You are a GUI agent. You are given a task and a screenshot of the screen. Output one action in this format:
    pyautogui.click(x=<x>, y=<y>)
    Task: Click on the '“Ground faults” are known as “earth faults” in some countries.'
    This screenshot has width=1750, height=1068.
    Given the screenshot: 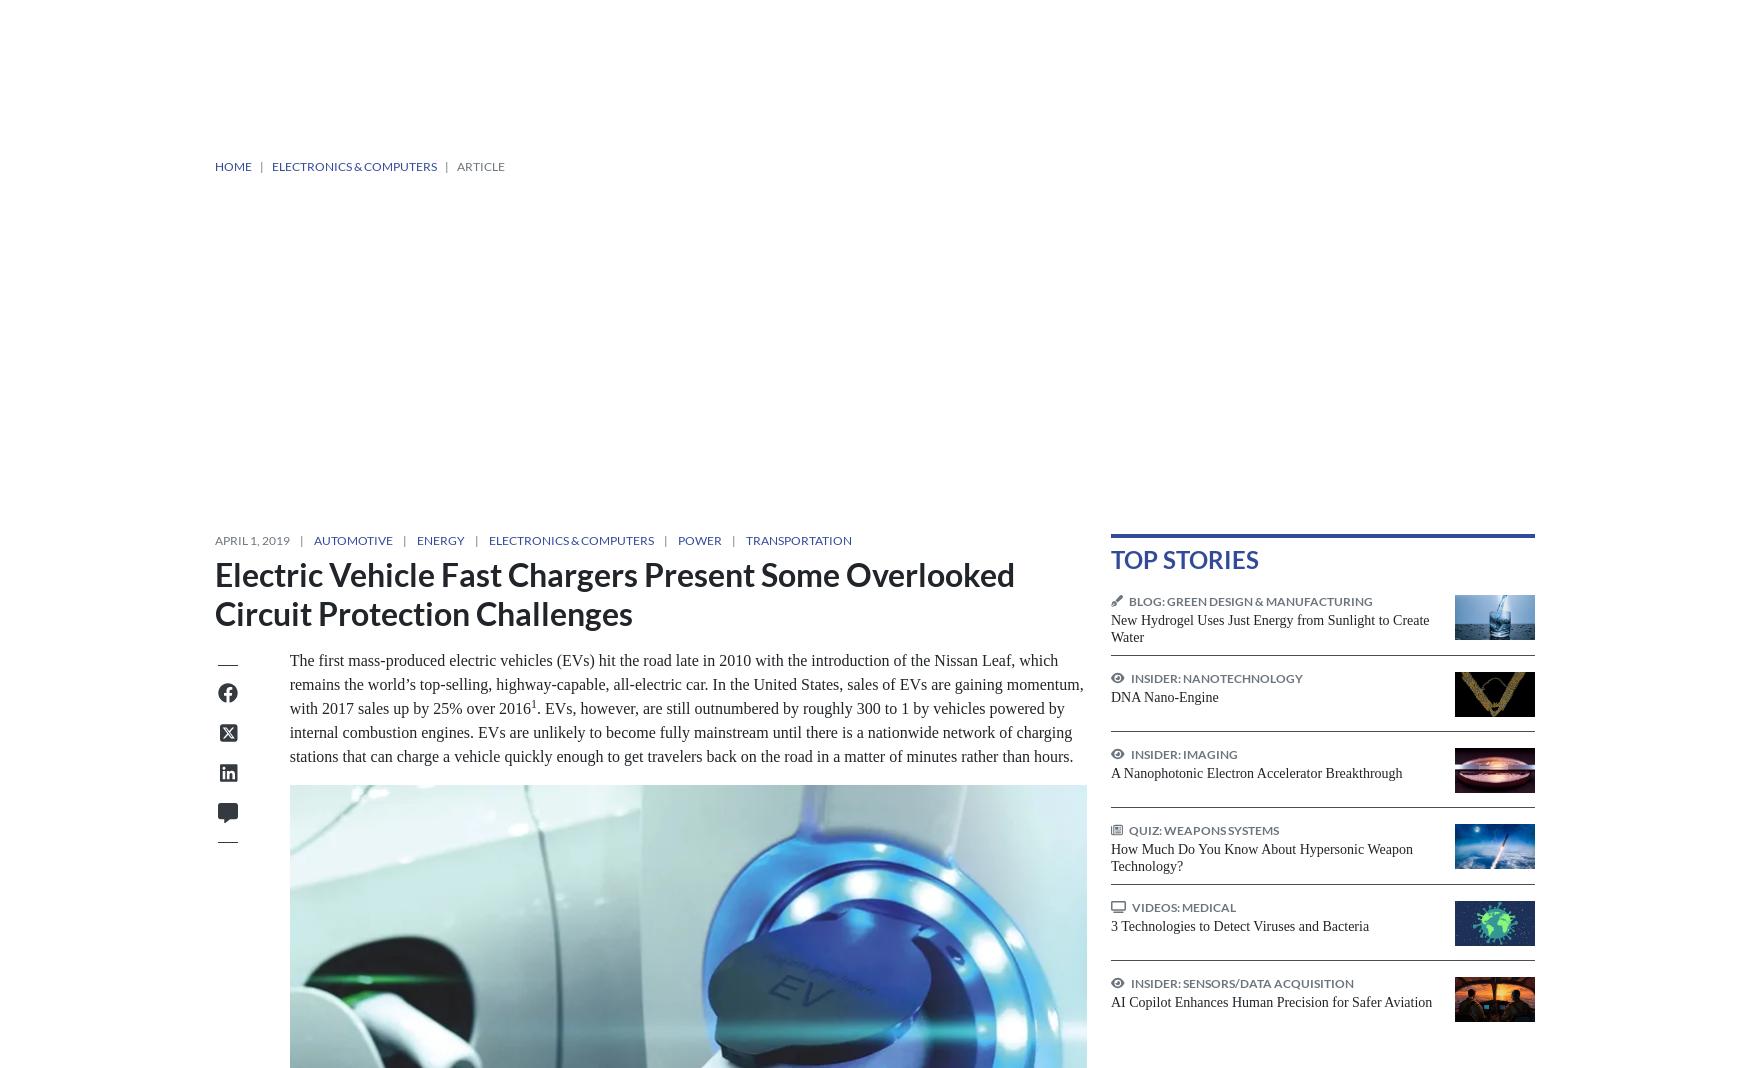 What is the action you would take?
    pyautogui.click(x=521, y=586)
    